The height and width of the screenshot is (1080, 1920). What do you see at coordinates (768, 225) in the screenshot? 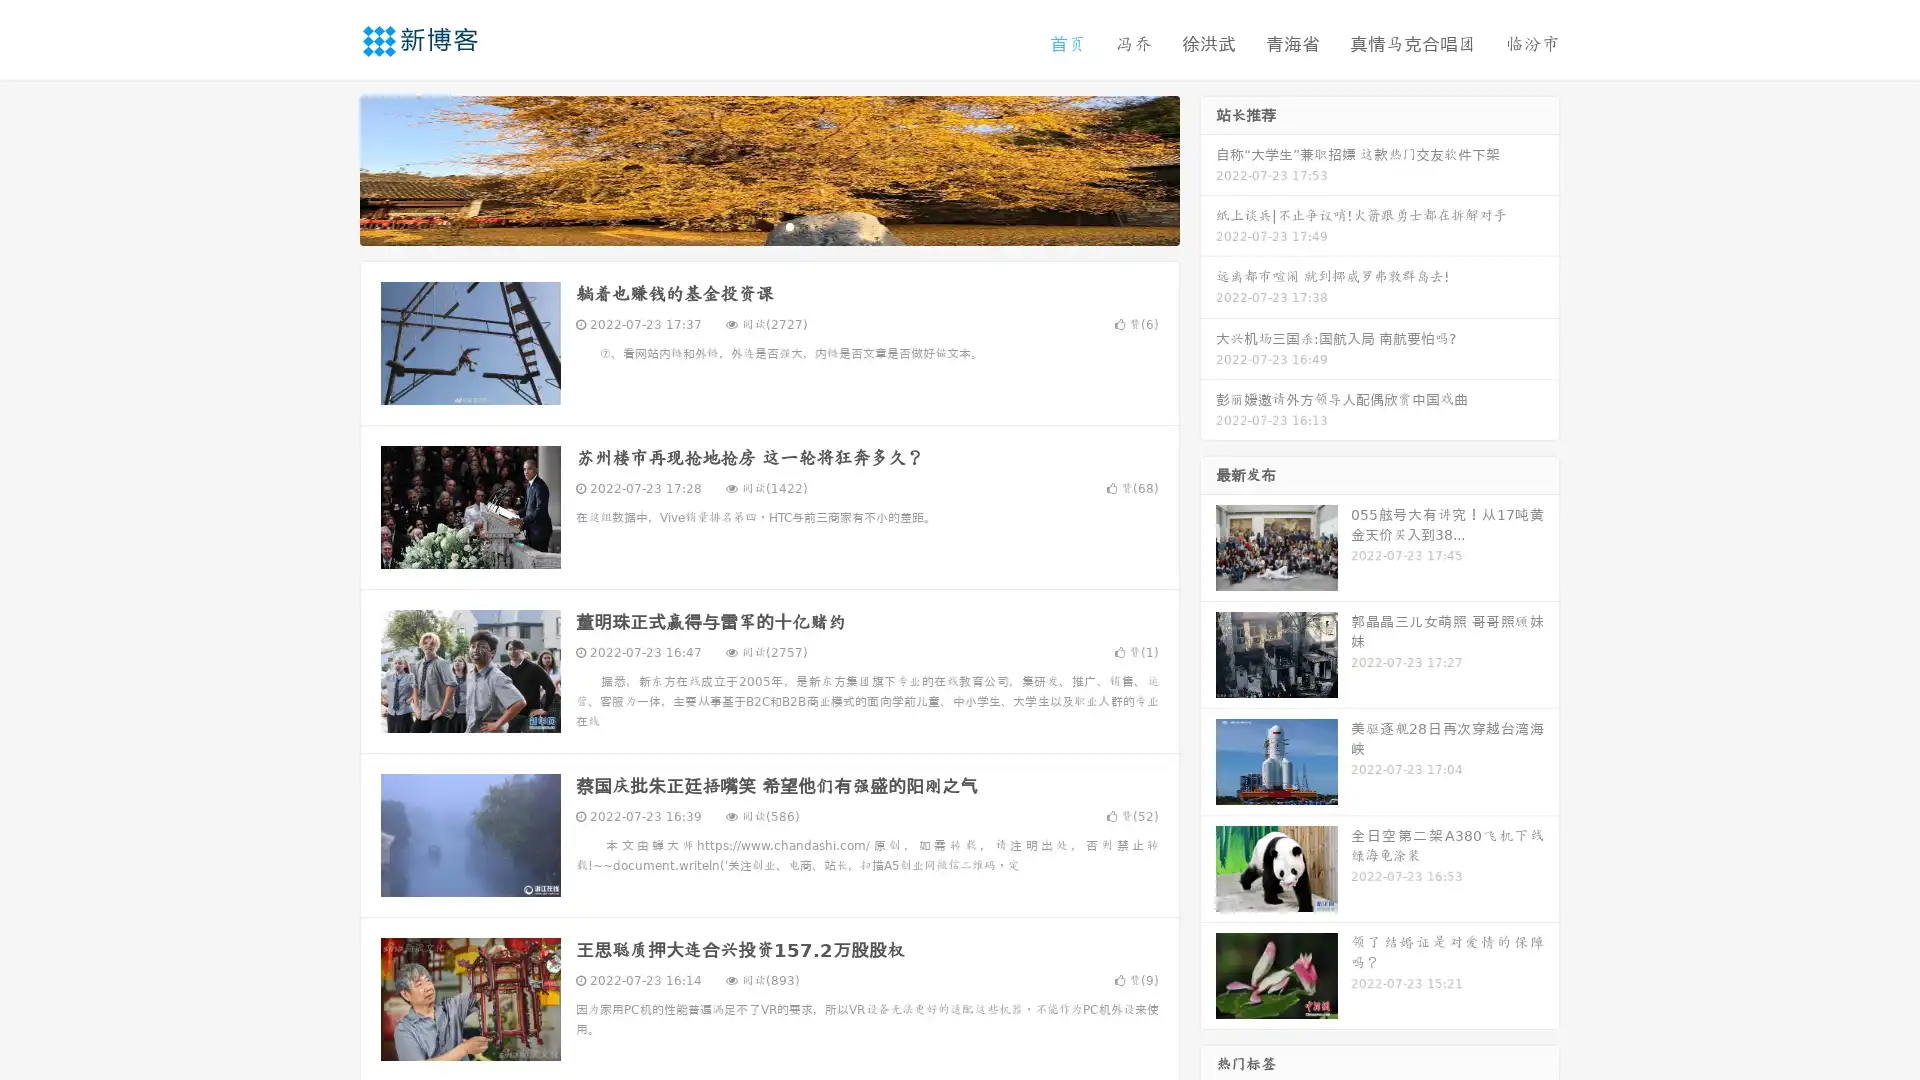
I see `Go to slide 2` at bounding box center [768, 225].